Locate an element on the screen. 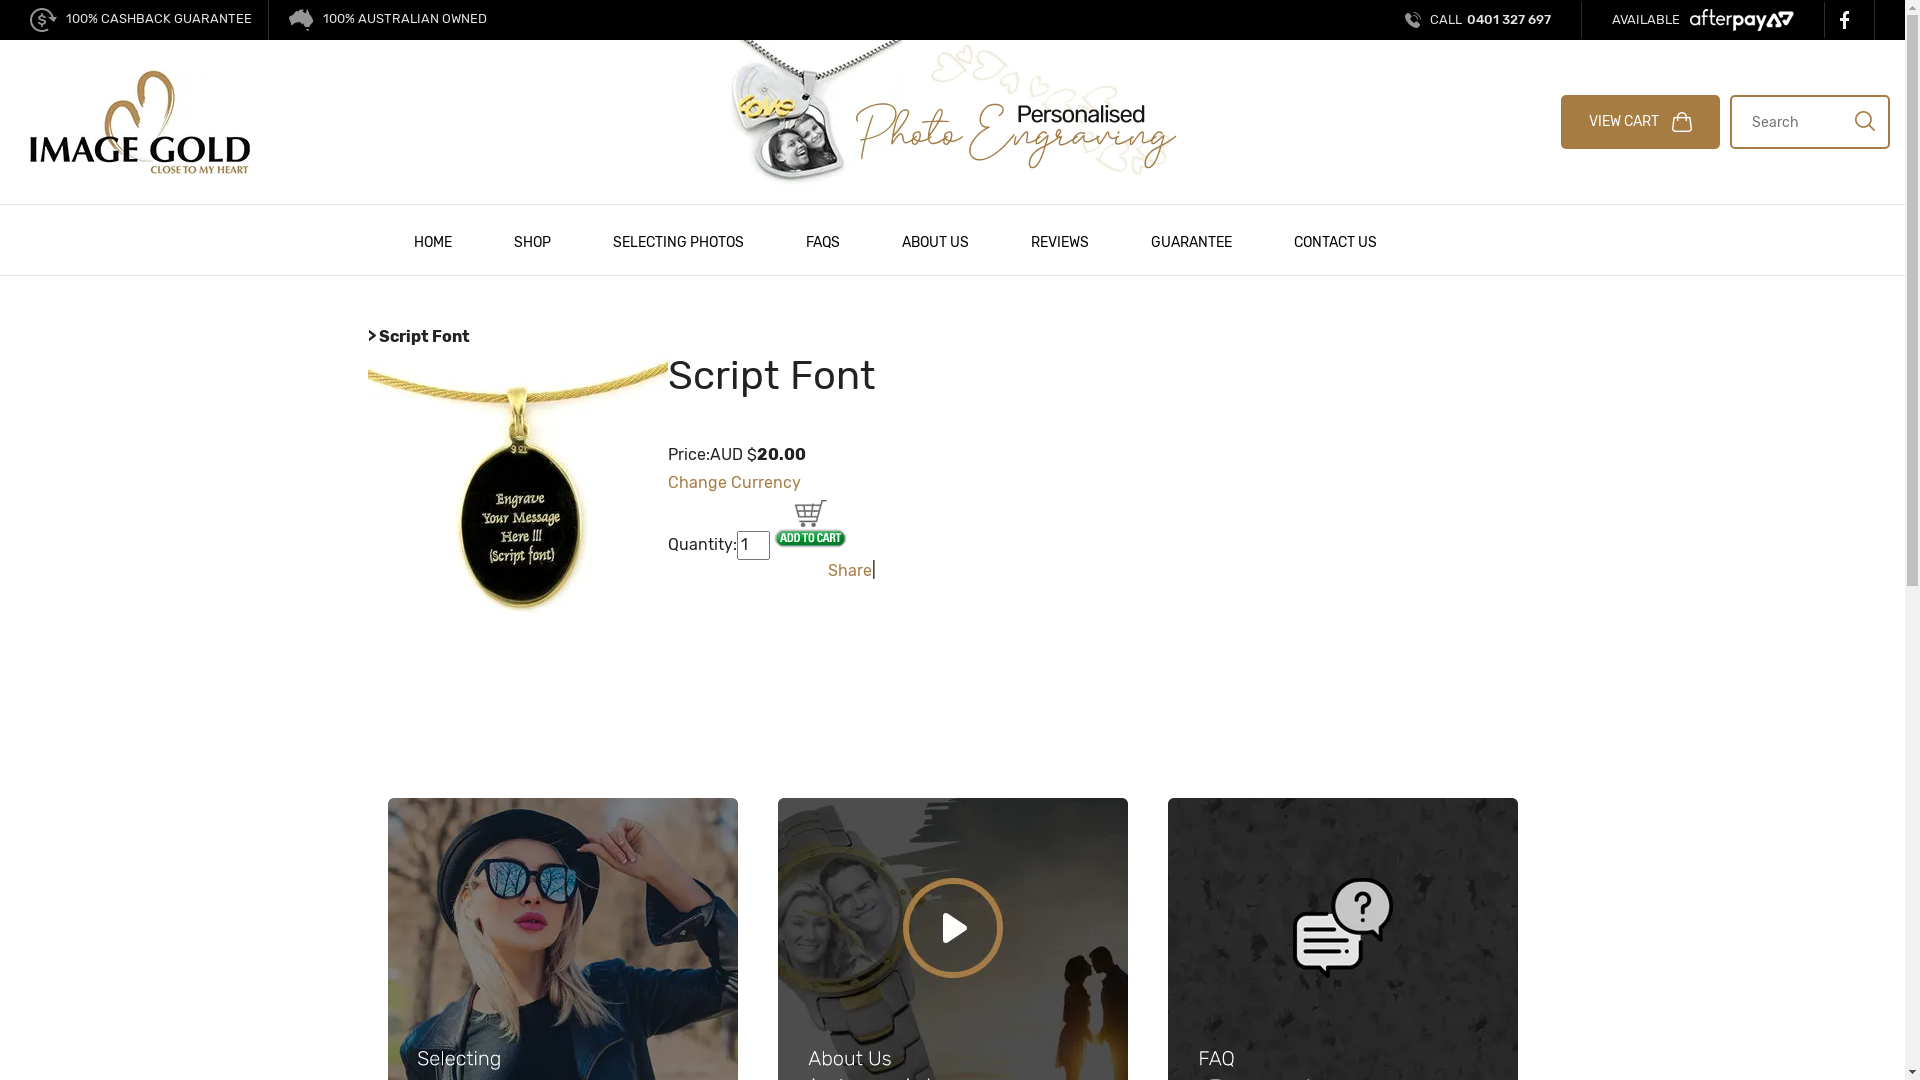 The image size is (1920, 1080). 'Personalised Photo Engraving' is located at coordinates (951, 113).